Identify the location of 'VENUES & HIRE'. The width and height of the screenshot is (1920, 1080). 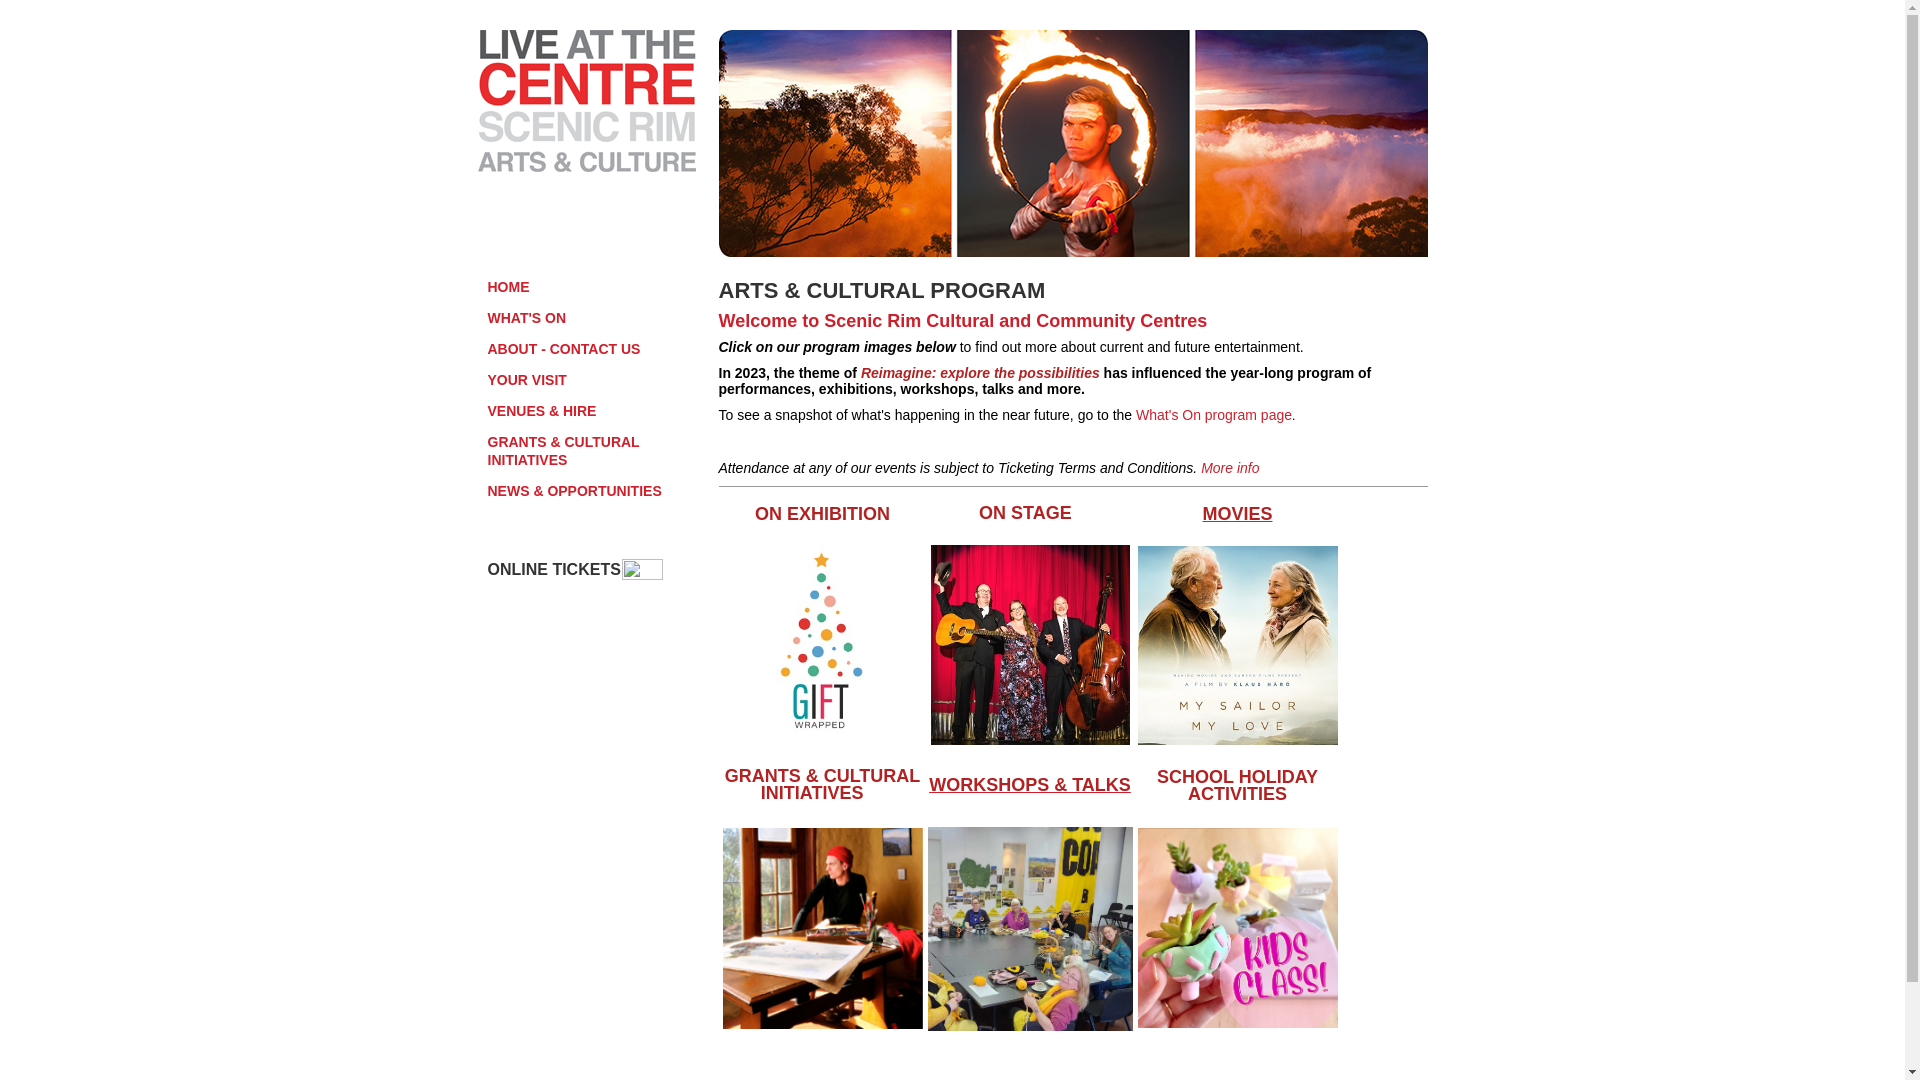
(594, 410).